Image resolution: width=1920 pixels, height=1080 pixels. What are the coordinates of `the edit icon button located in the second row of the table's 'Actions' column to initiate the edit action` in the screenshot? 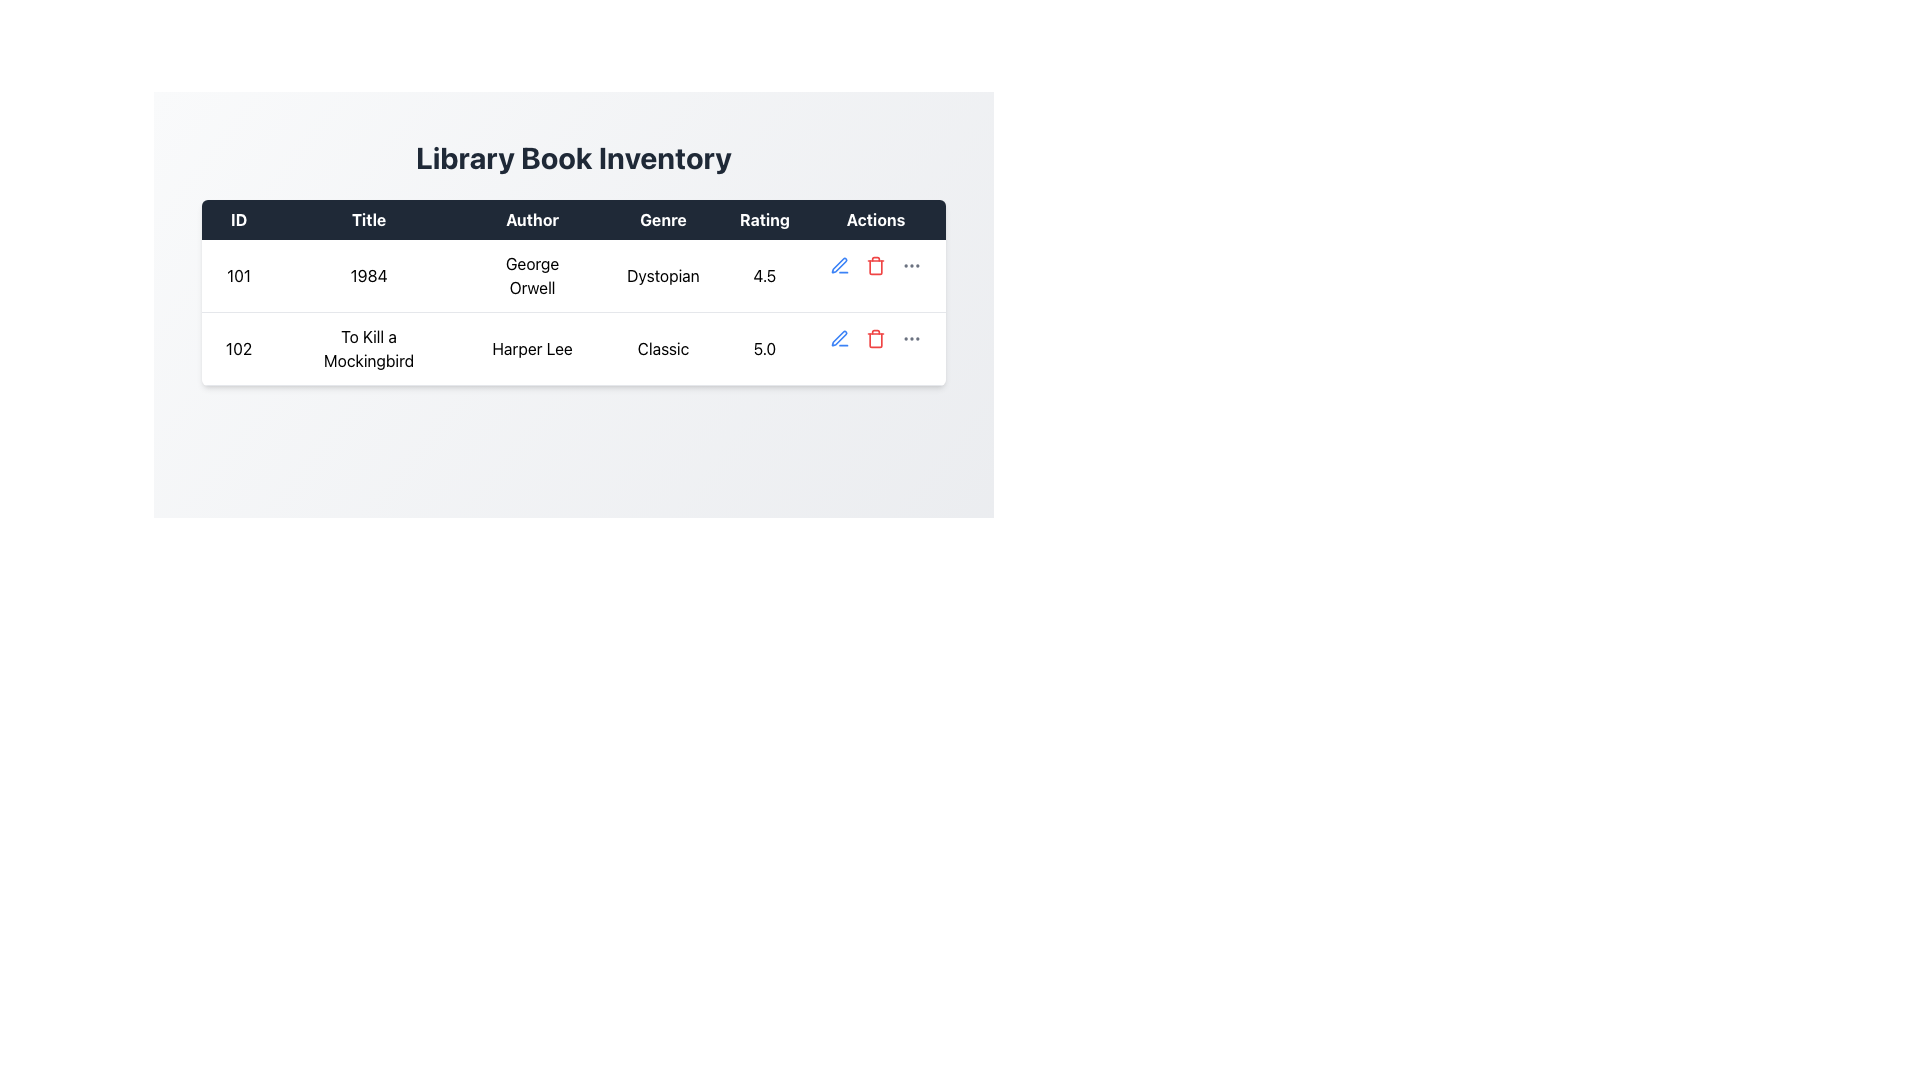 It's located at (840, 337).